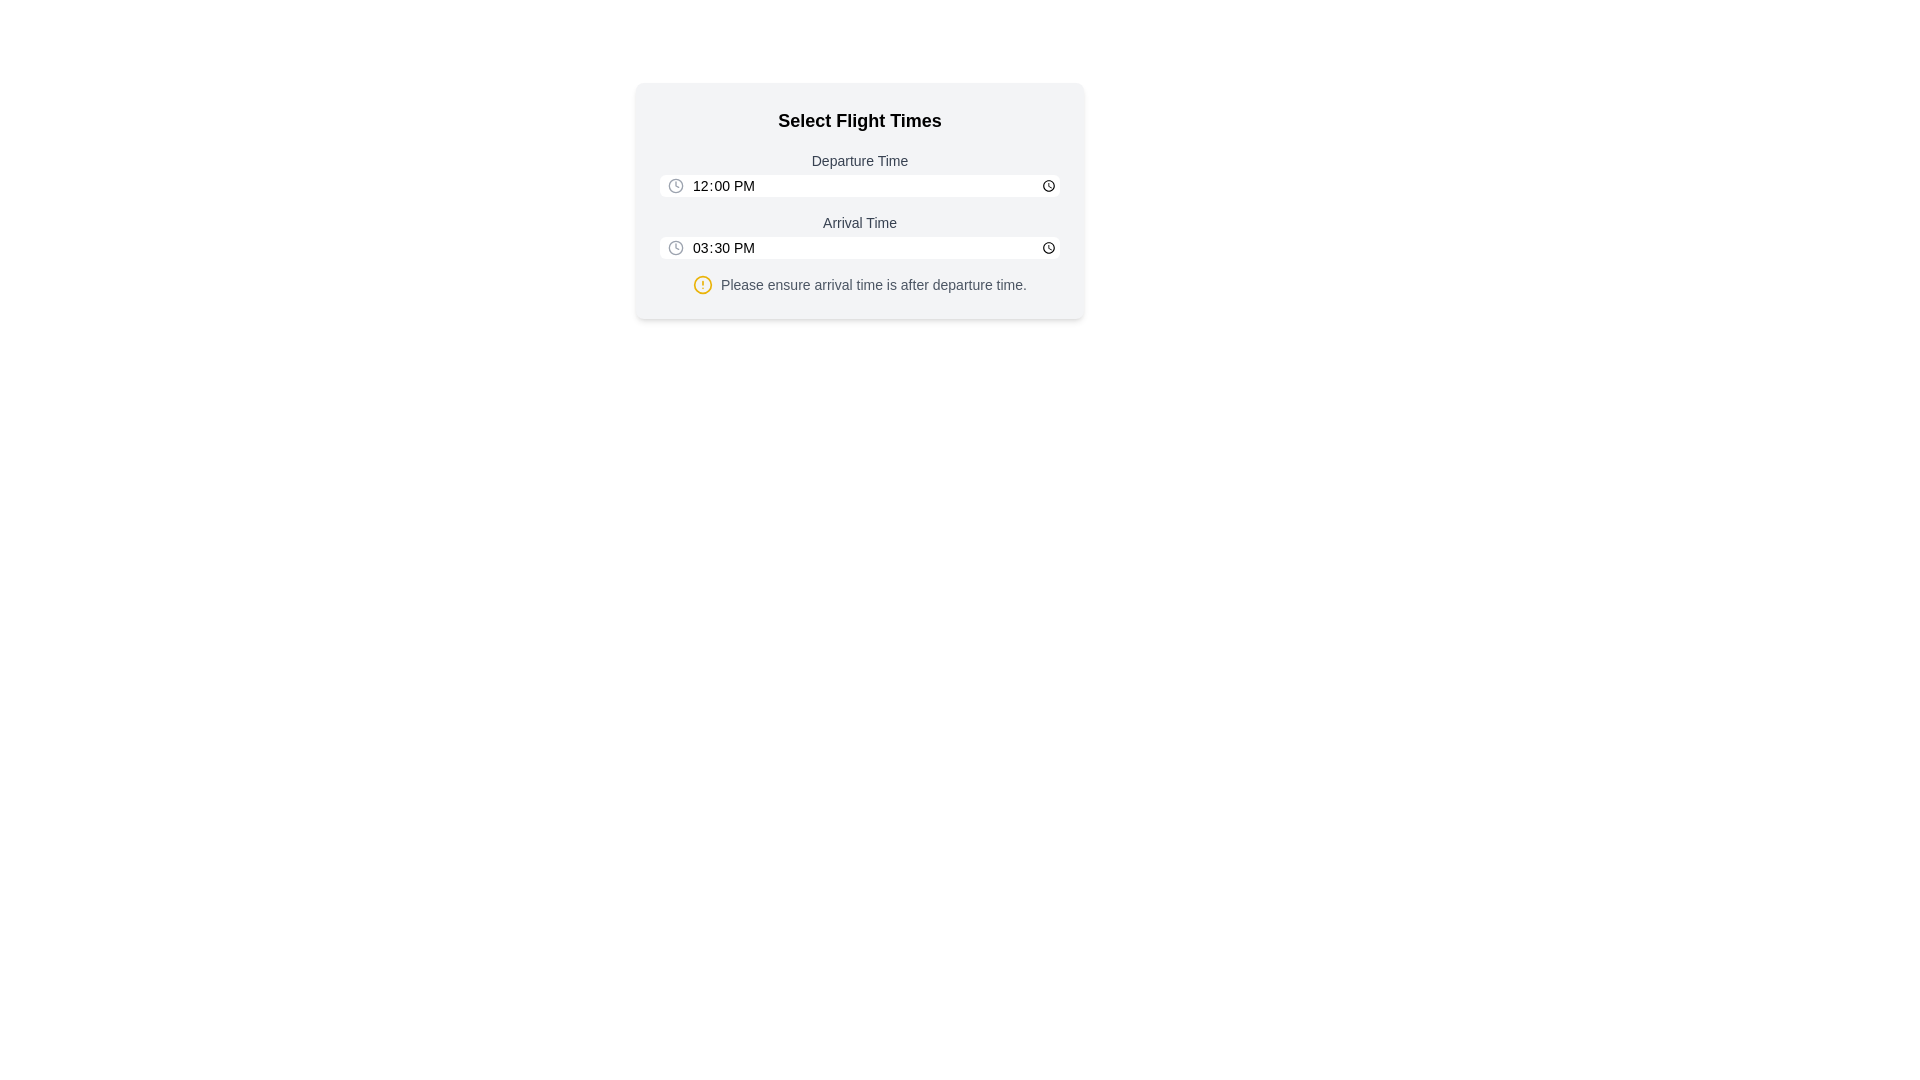 This screenshot has height=1080, width=1920. I want to click on the small gray clock icon located to the left of the arrival time input field, which features a rounded outline and a minimalistic clock face design, so click(676, 246).